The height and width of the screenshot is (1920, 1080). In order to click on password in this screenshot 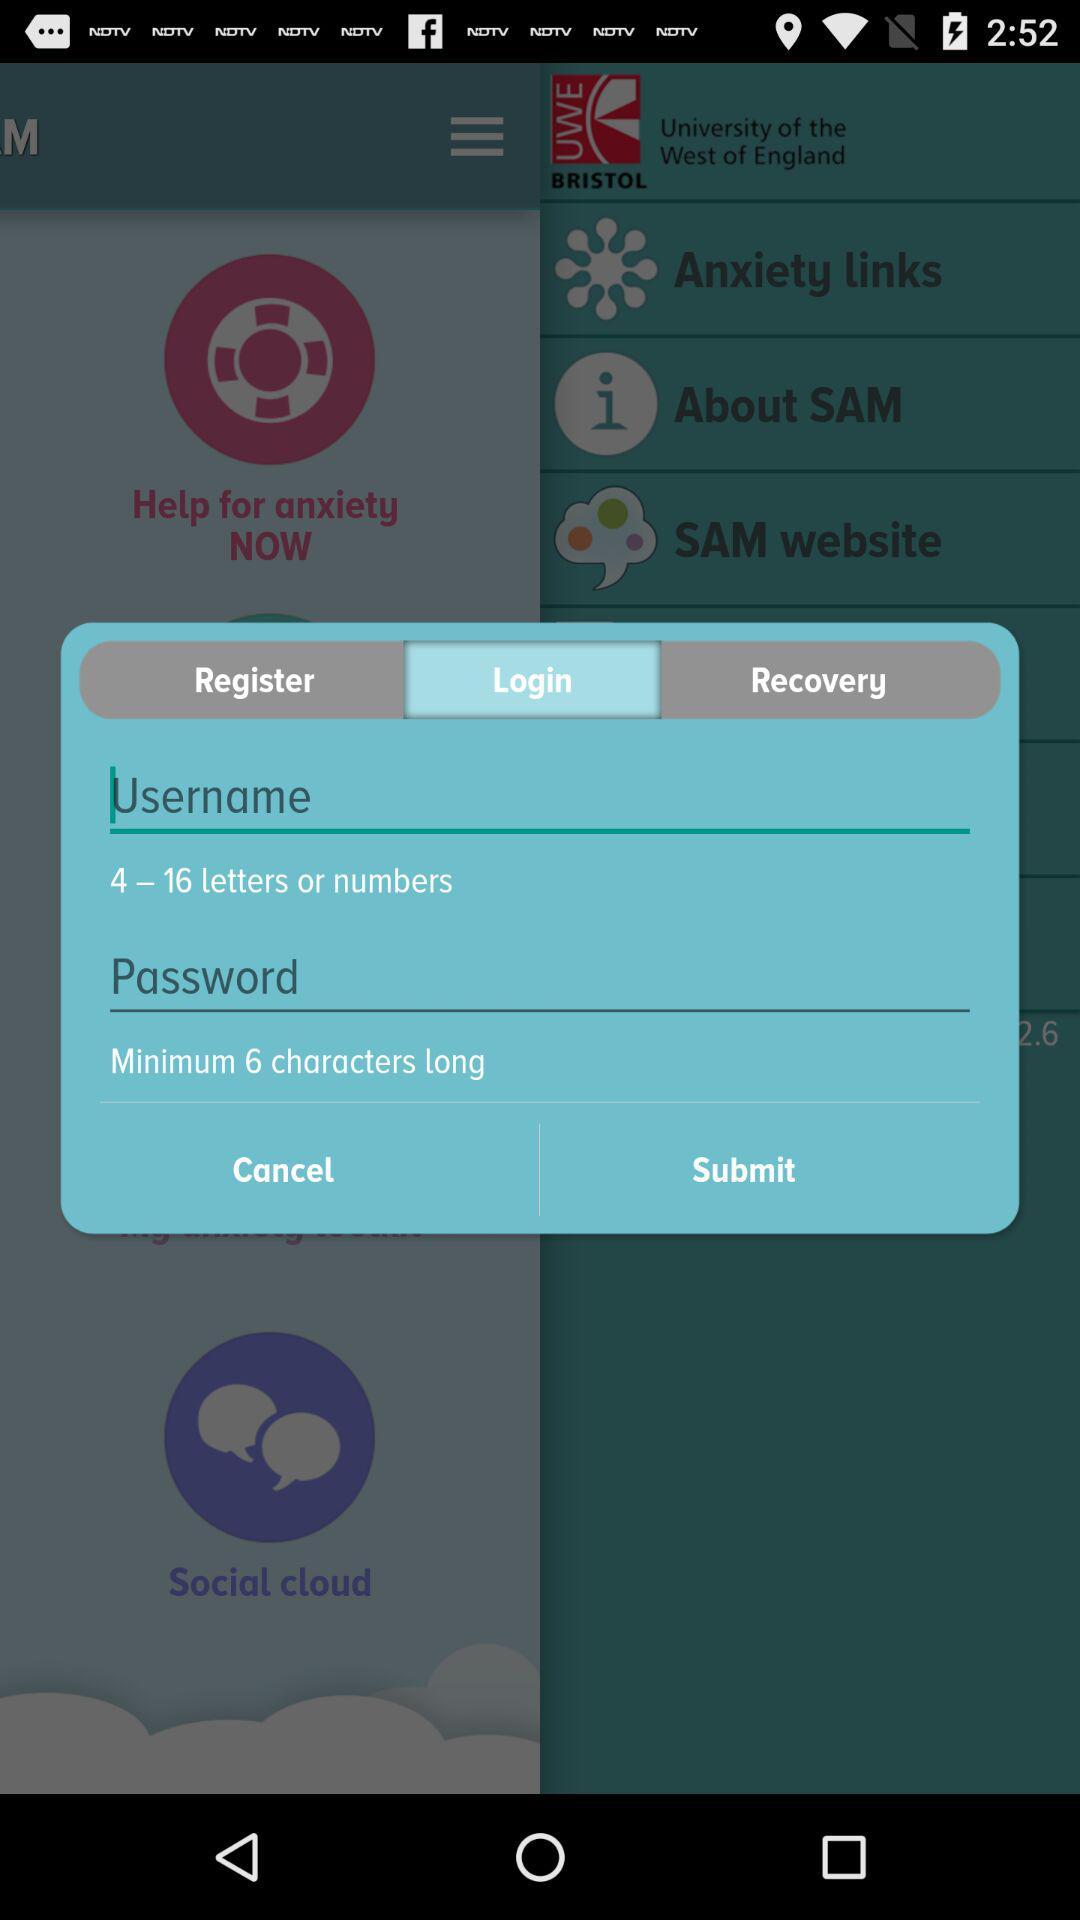, I will do `click(540, 976)`.